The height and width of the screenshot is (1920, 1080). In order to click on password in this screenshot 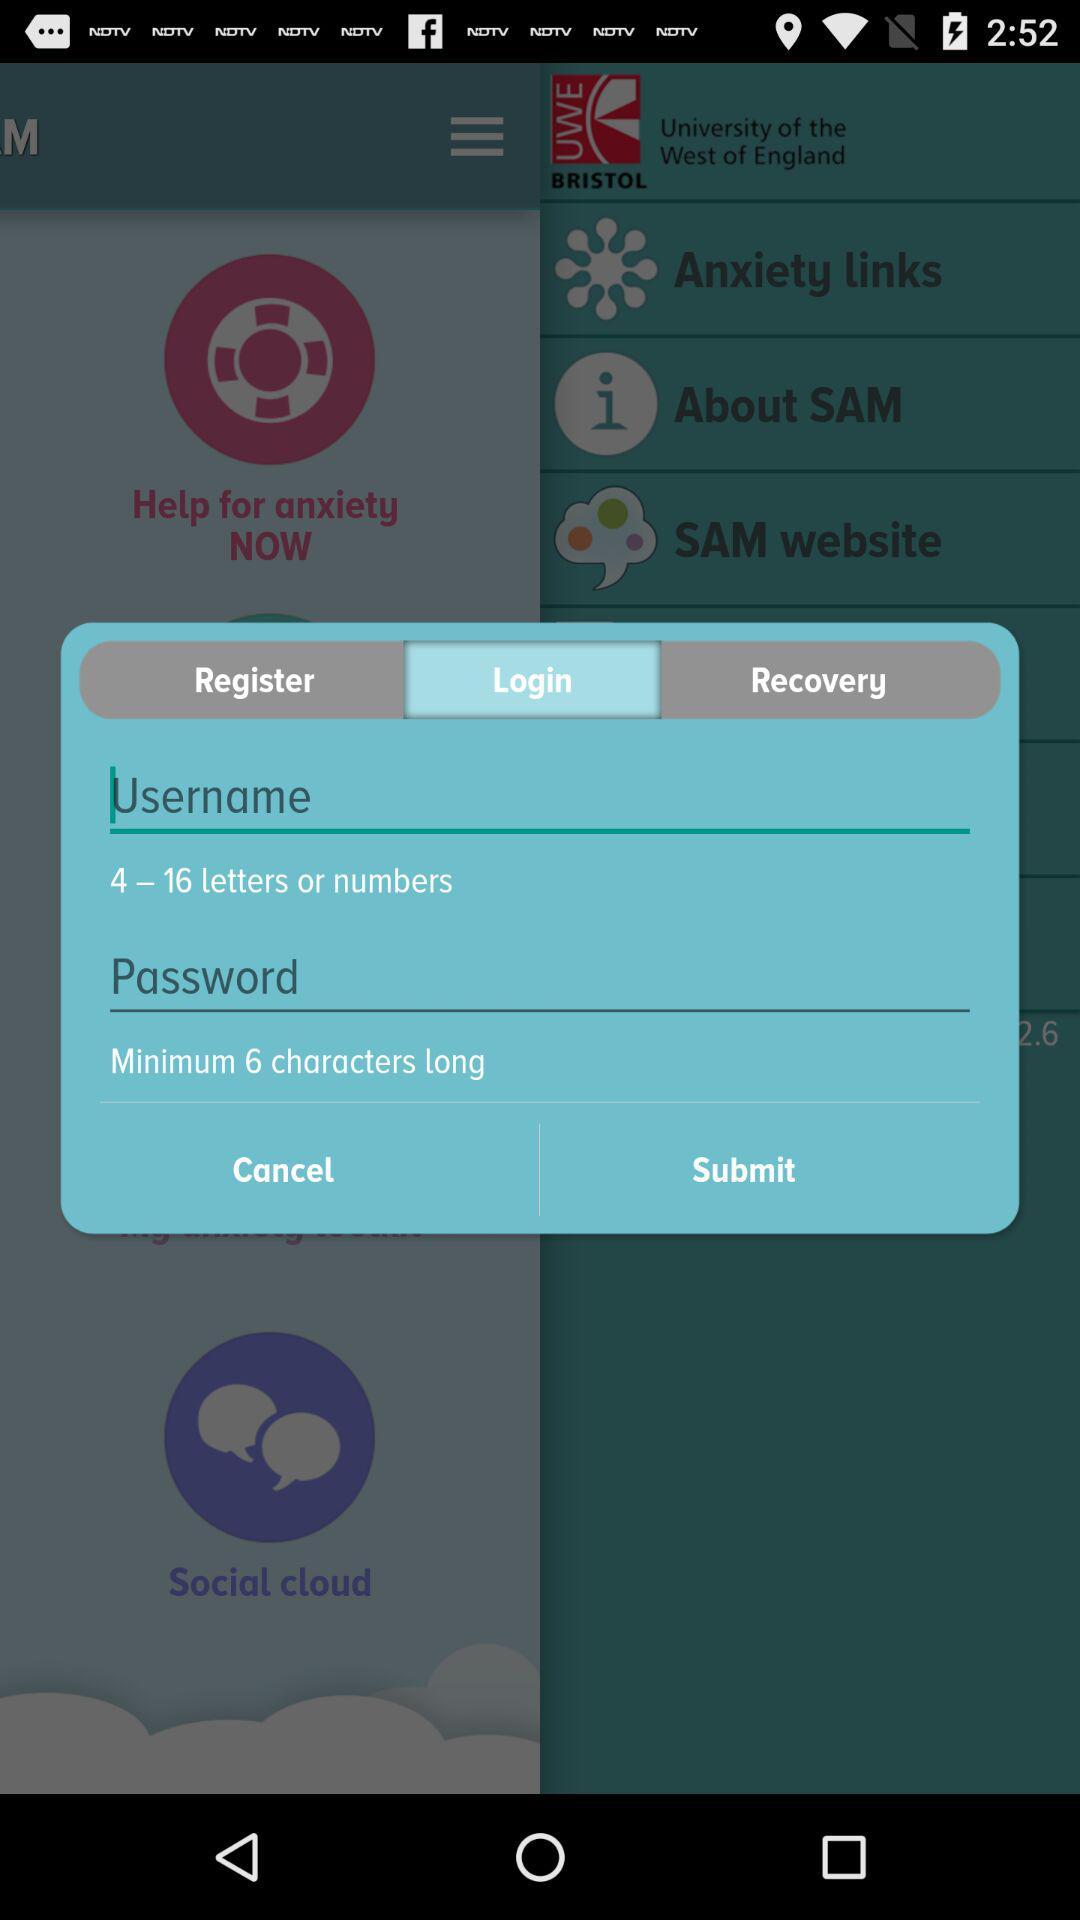, I will do `click(540, 976)`.